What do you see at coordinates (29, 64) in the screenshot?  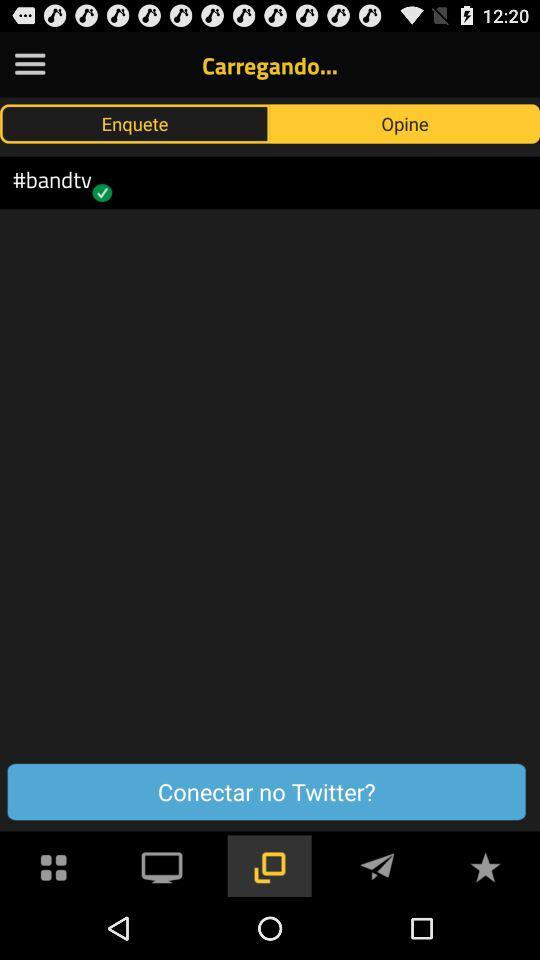 I see `open more settings` at bounding box center [29, 64].